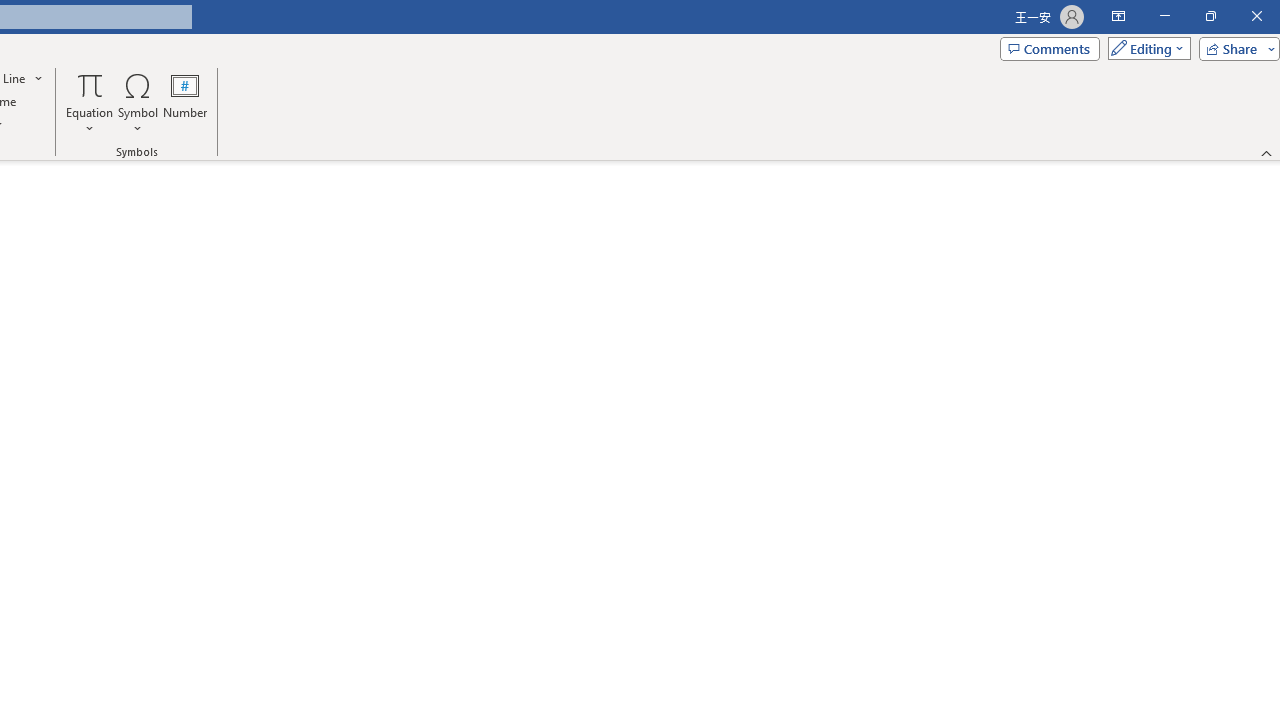 The width and height of the screenshot is (1280, 720). Describe the element at coordinates (1266, 152) in the screenshot. I see `'Collapse the Ribbon'` at that location.